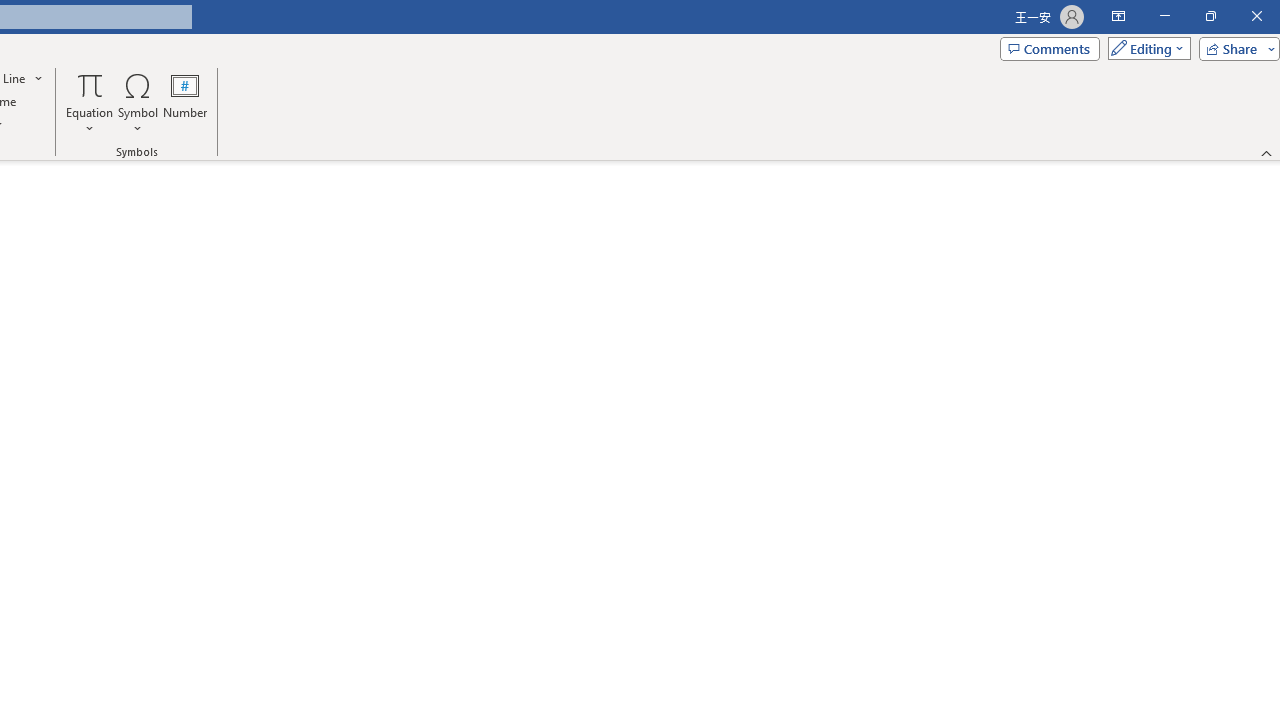 The width and height of the screenshot is (1280, 720). Describe the element at coordinates (1266, 152) in the screenshot. I see `'Collapse the Ribbon'` at that location.